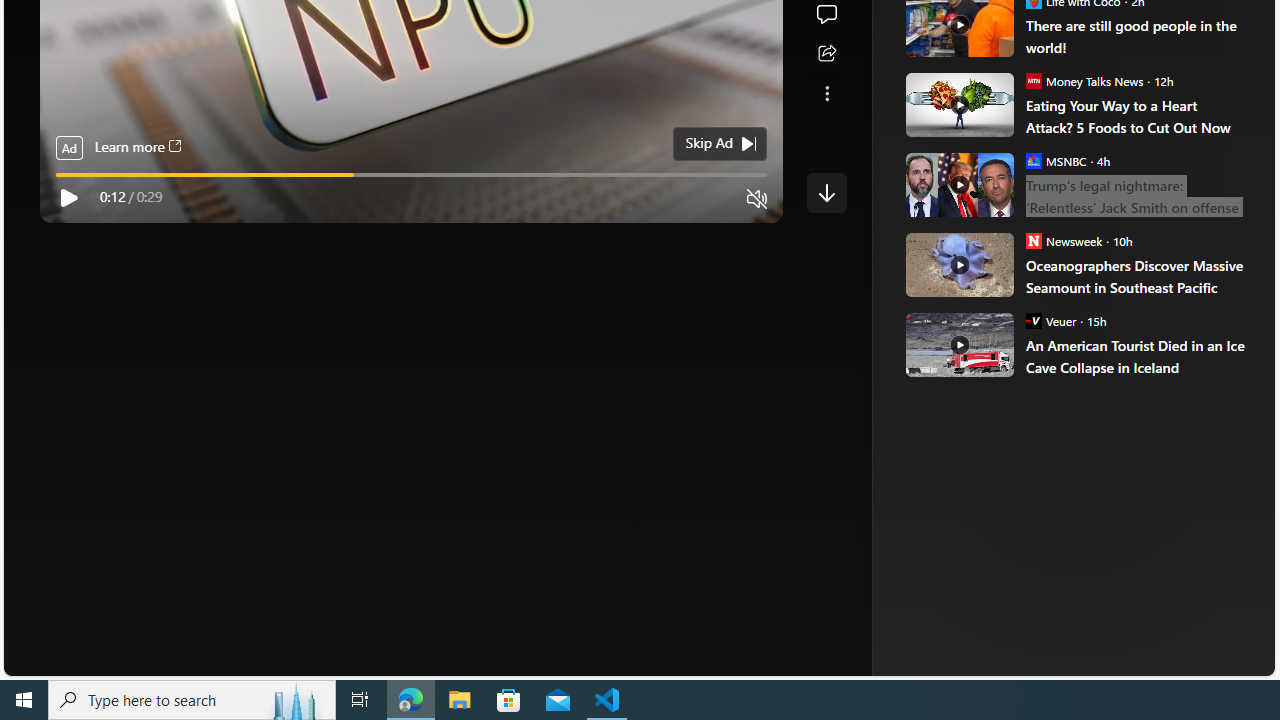 The height and width of the screenshot is (720, 1280). I want to click on 'Newsweek', so click(1033, 239).